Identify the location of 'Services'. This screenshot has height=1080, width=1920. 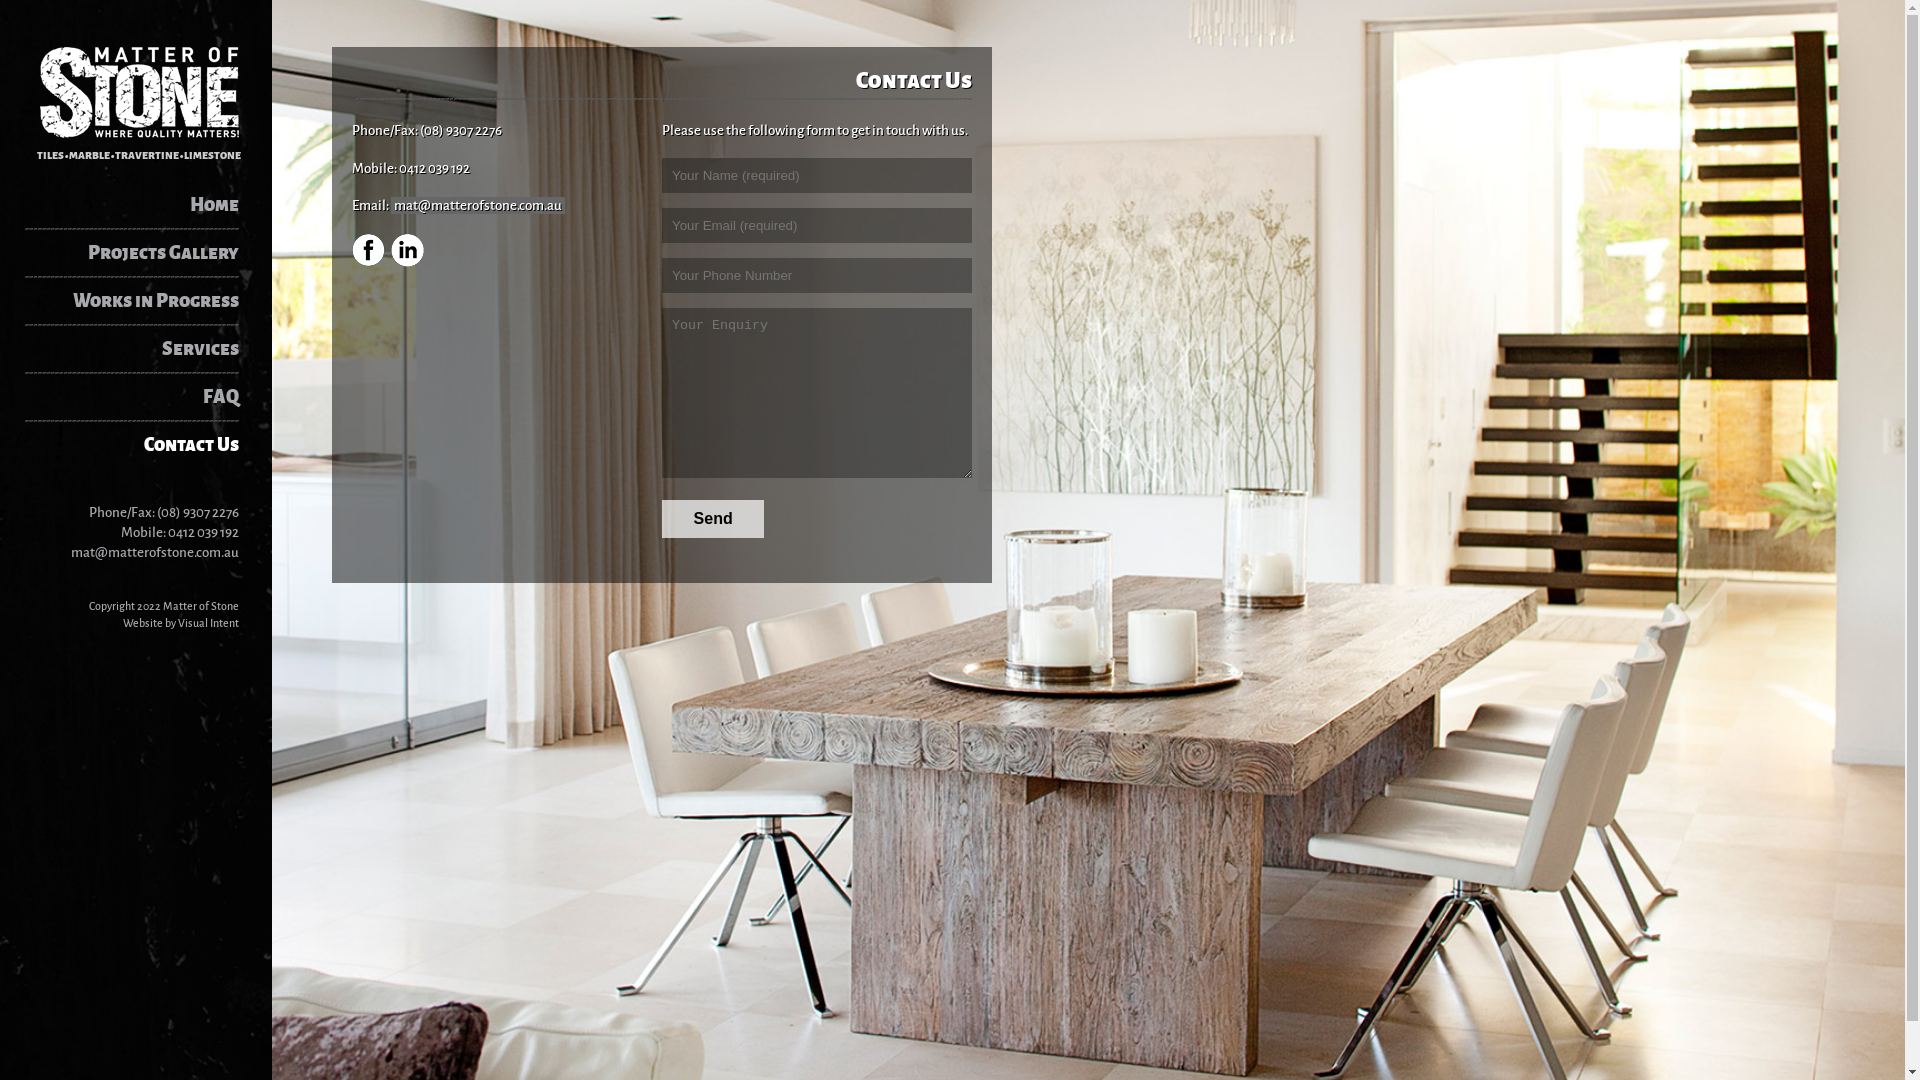
(142, 347).